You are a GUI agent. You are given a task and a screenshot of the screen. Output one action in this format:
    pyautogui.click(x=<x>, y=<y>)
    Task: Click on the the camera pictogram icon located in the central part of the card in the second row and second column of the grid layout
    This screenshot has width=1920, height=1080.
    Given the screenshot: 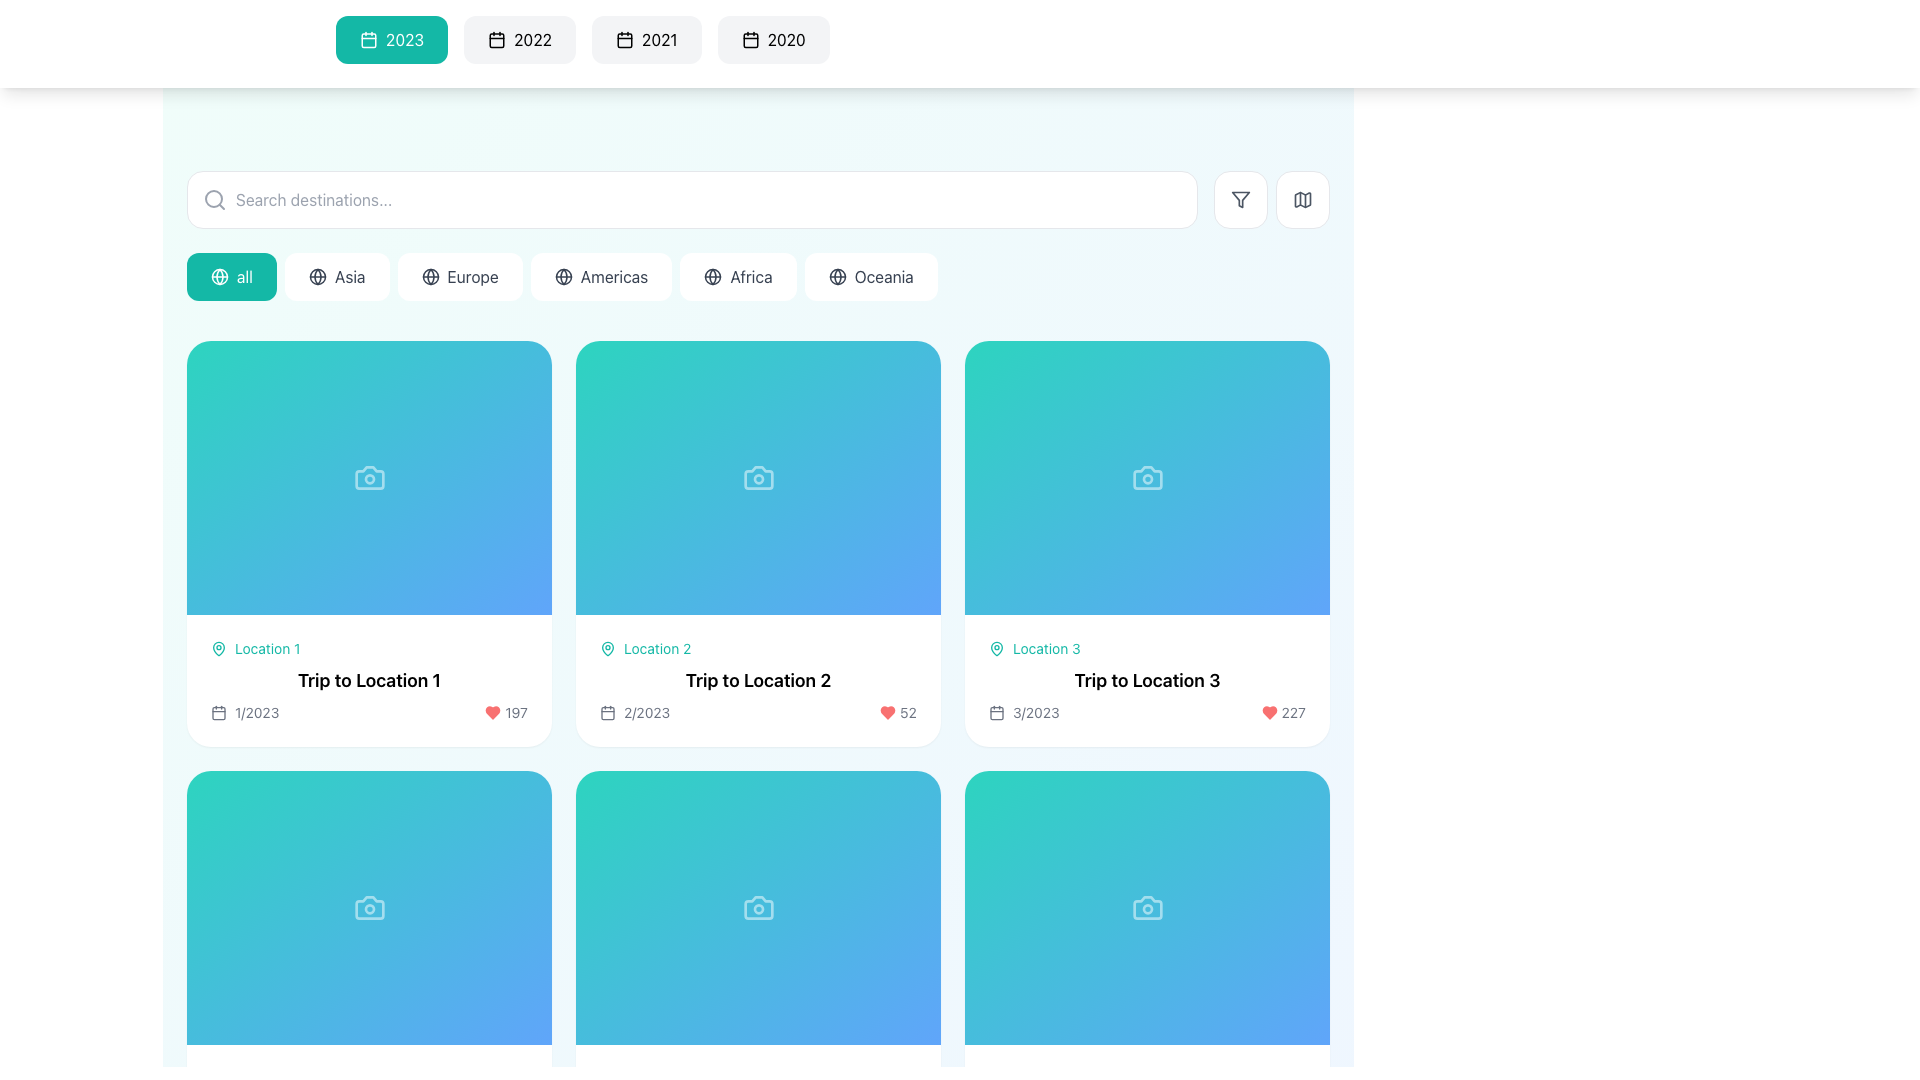 What is the action you would take?
    pyautogui.click(x=757, y=907)
    